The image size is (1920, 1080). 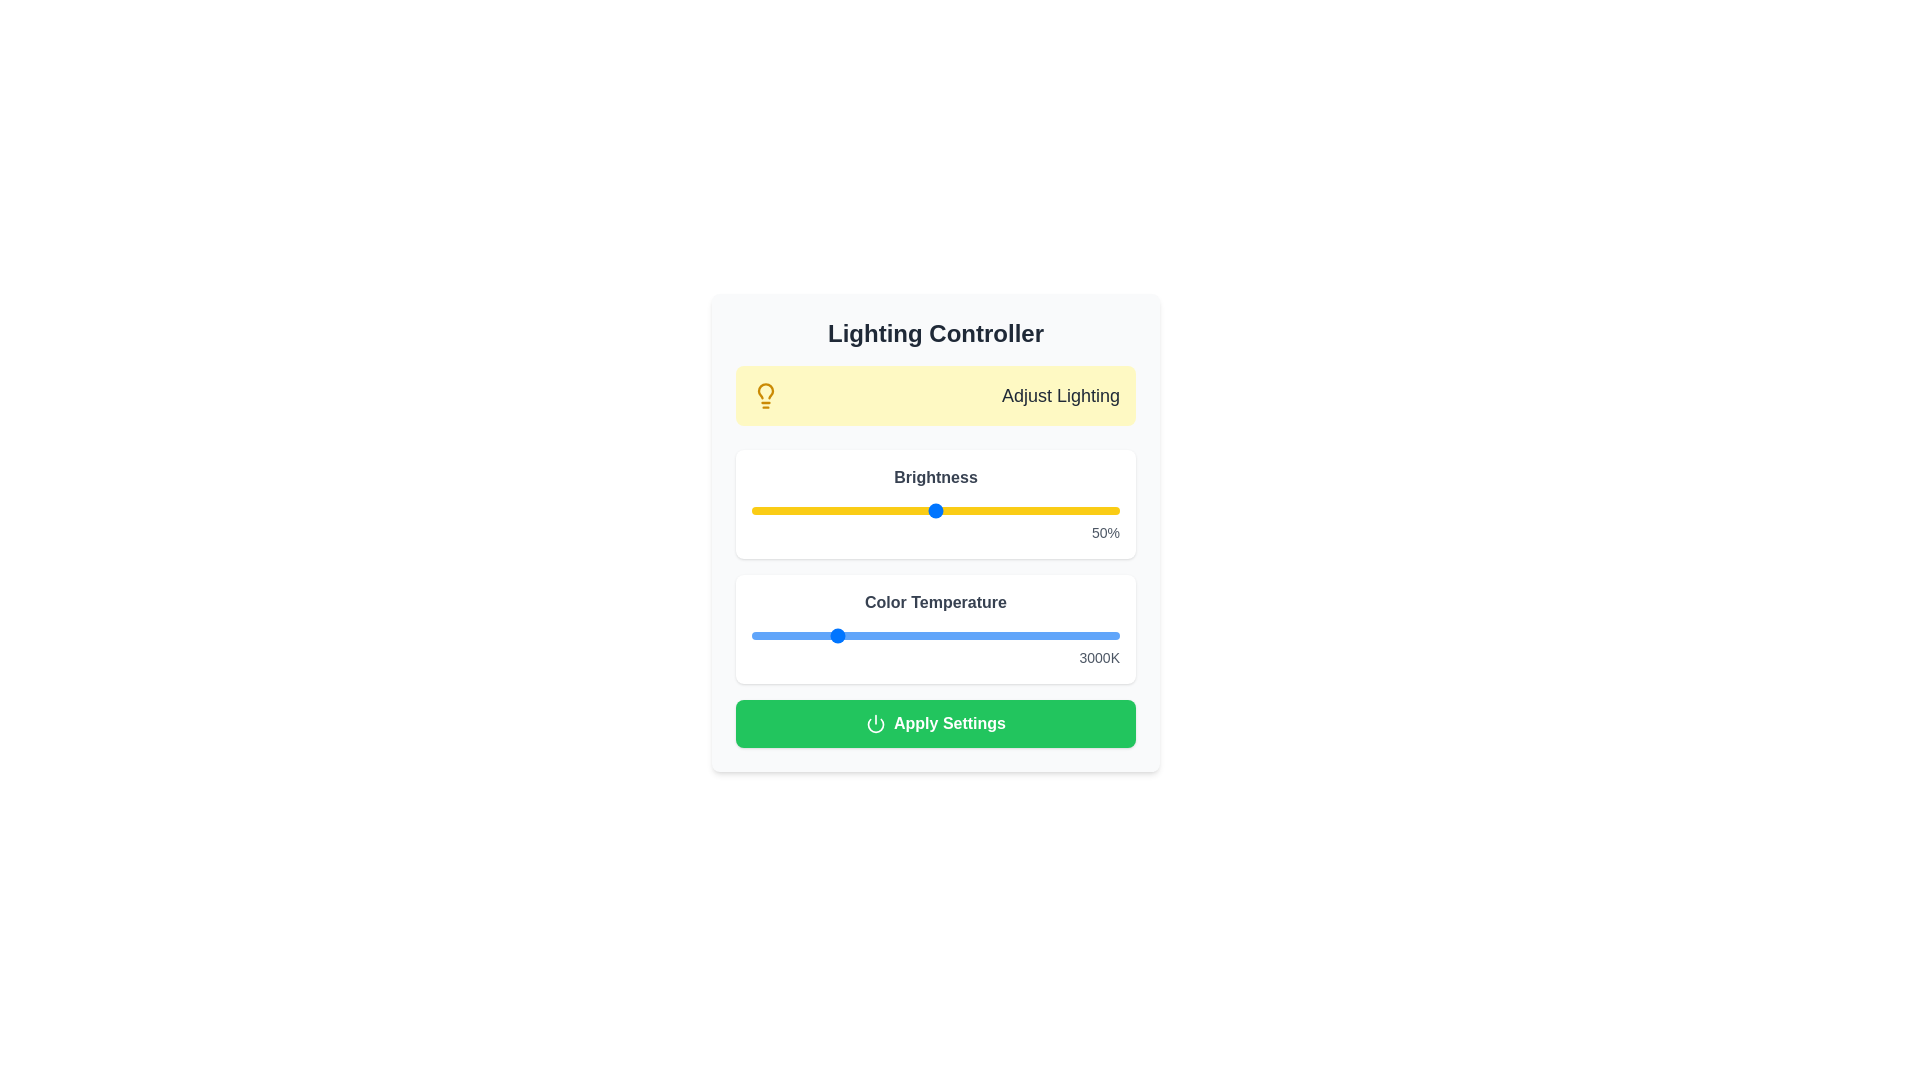 What do you see at coordinates (993, 636) in the screenshot?
I see `the color temperature slider to 6916 K` at bounding box center [993, 636].